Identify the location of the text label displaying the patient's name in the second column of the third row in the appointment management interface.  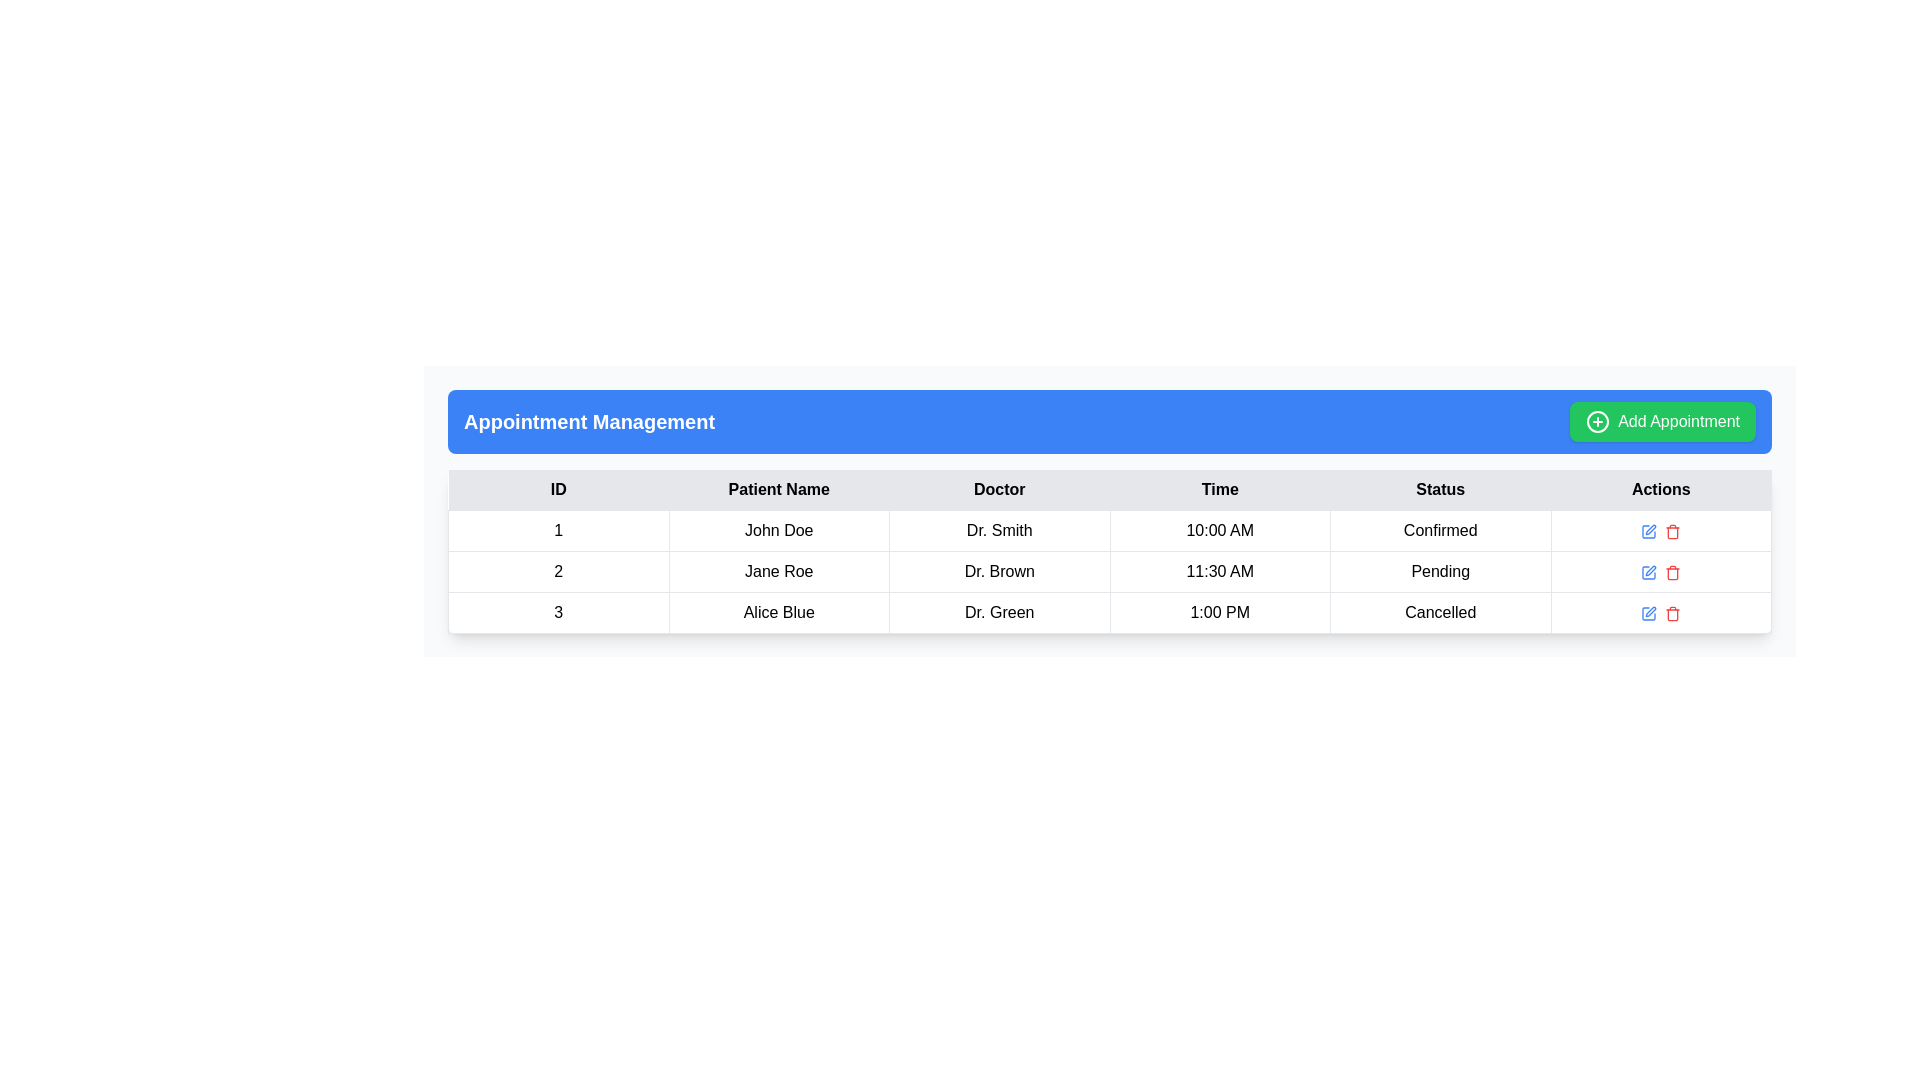
(778, 612).